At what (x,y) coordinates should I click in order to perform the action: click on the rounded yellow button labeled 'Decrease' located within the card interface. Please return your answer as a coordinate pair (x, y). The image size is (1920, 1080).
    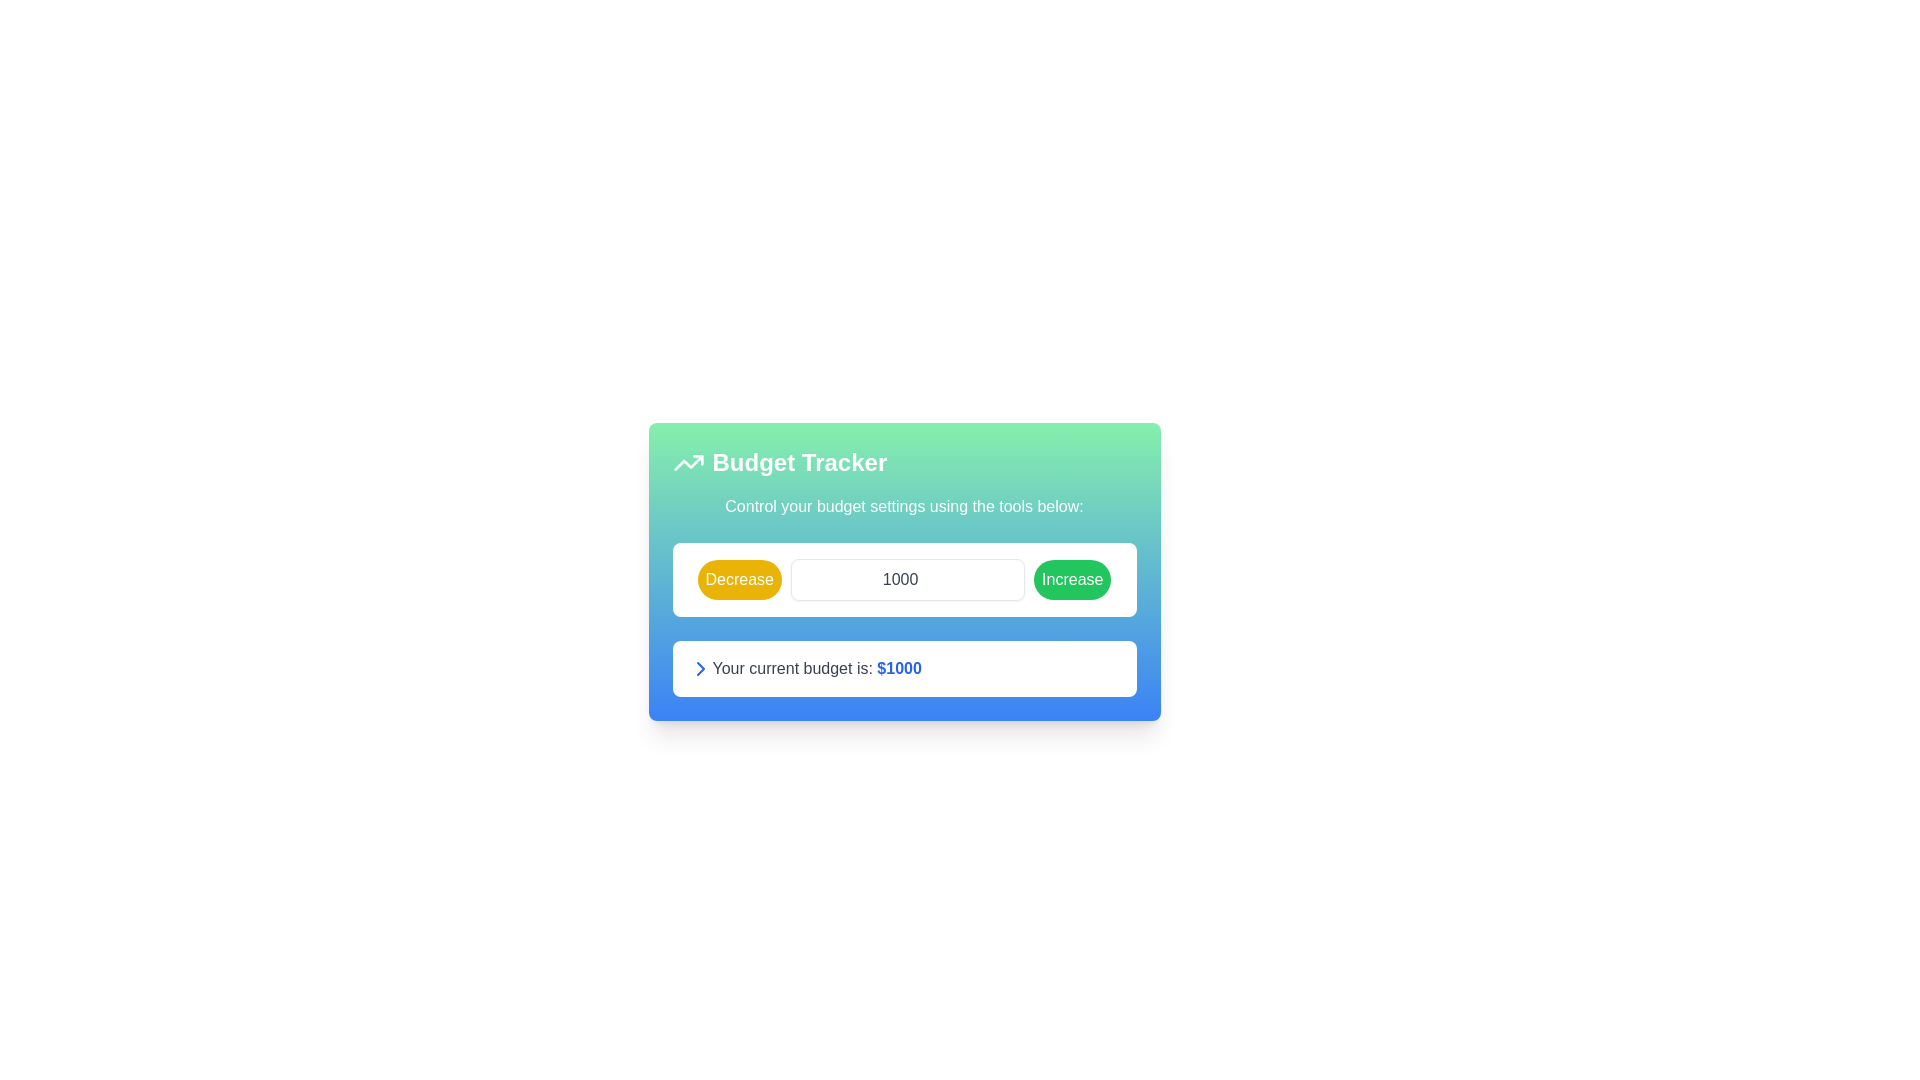
    Looking at the image, I should click on (738, 579).